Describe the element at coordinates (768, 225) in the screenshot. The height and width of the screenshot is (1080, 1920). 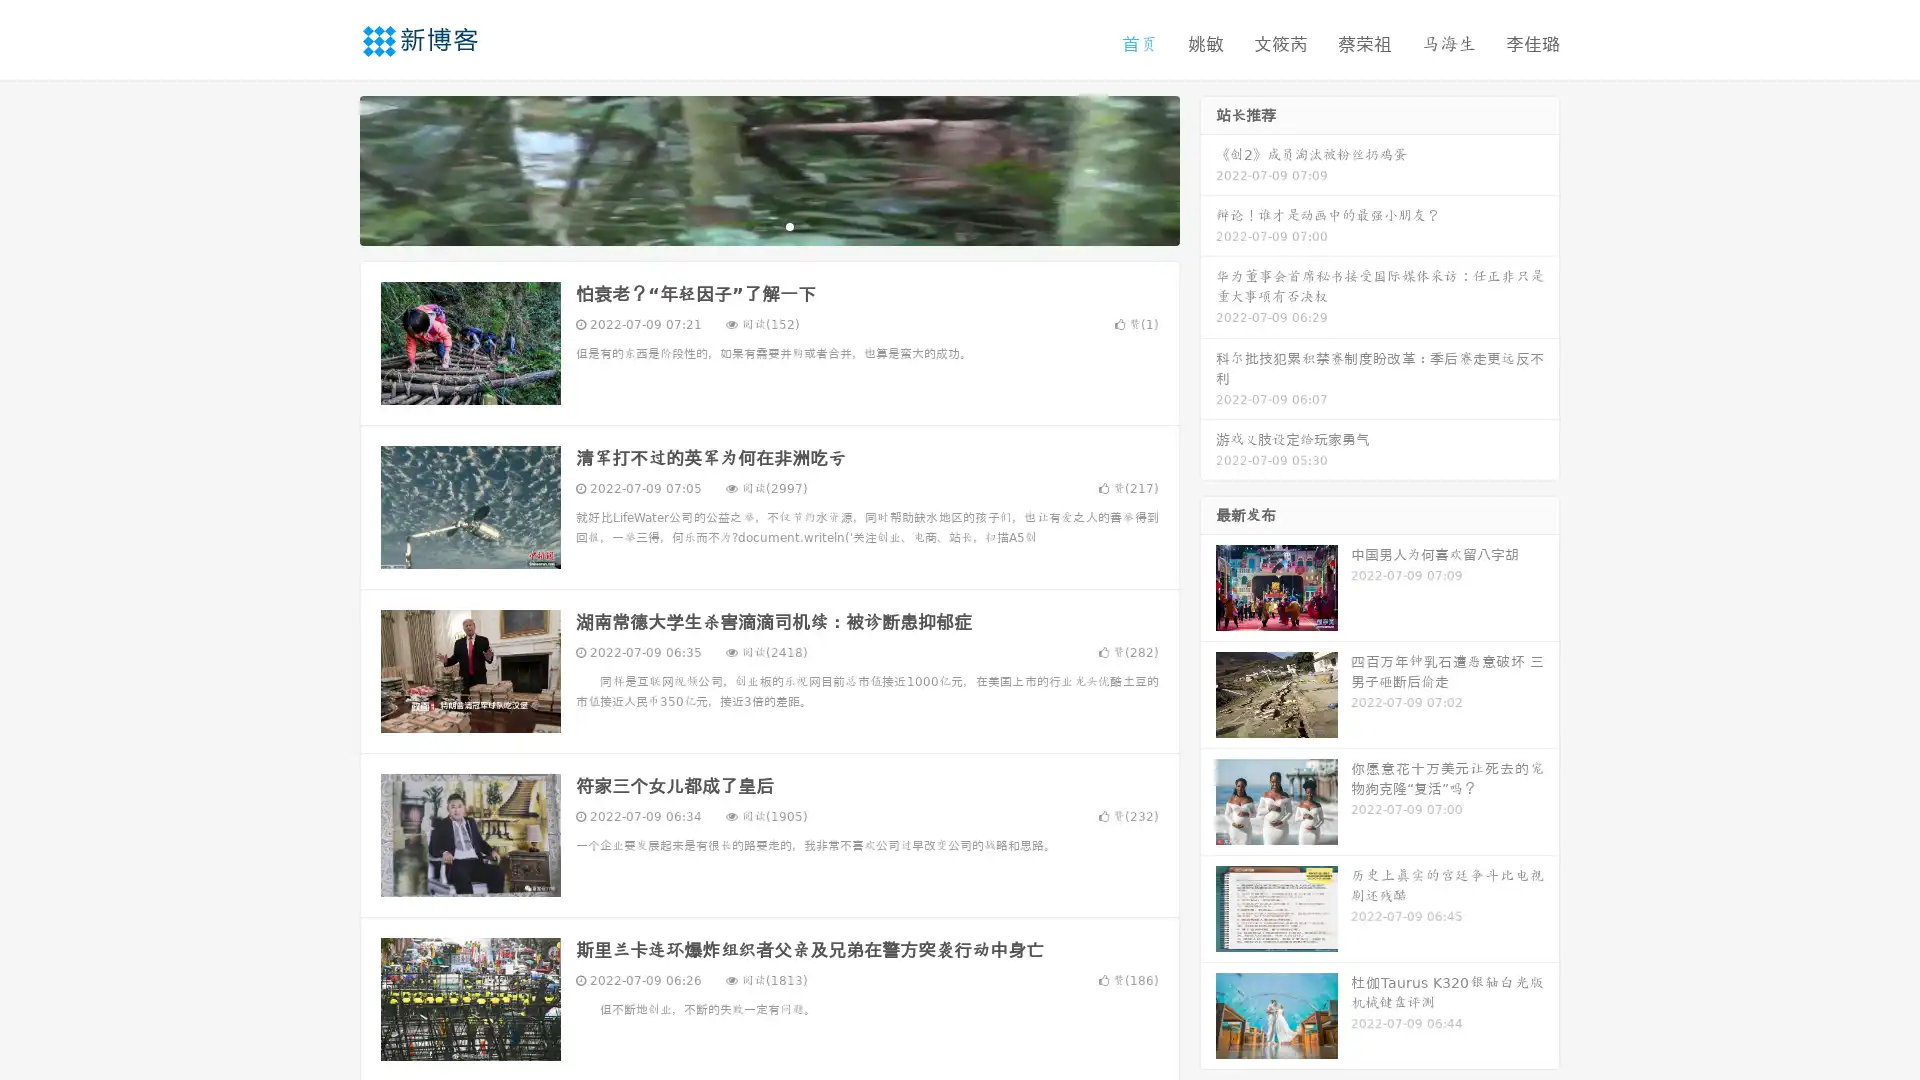
I see `Go to slide 2` at that location.